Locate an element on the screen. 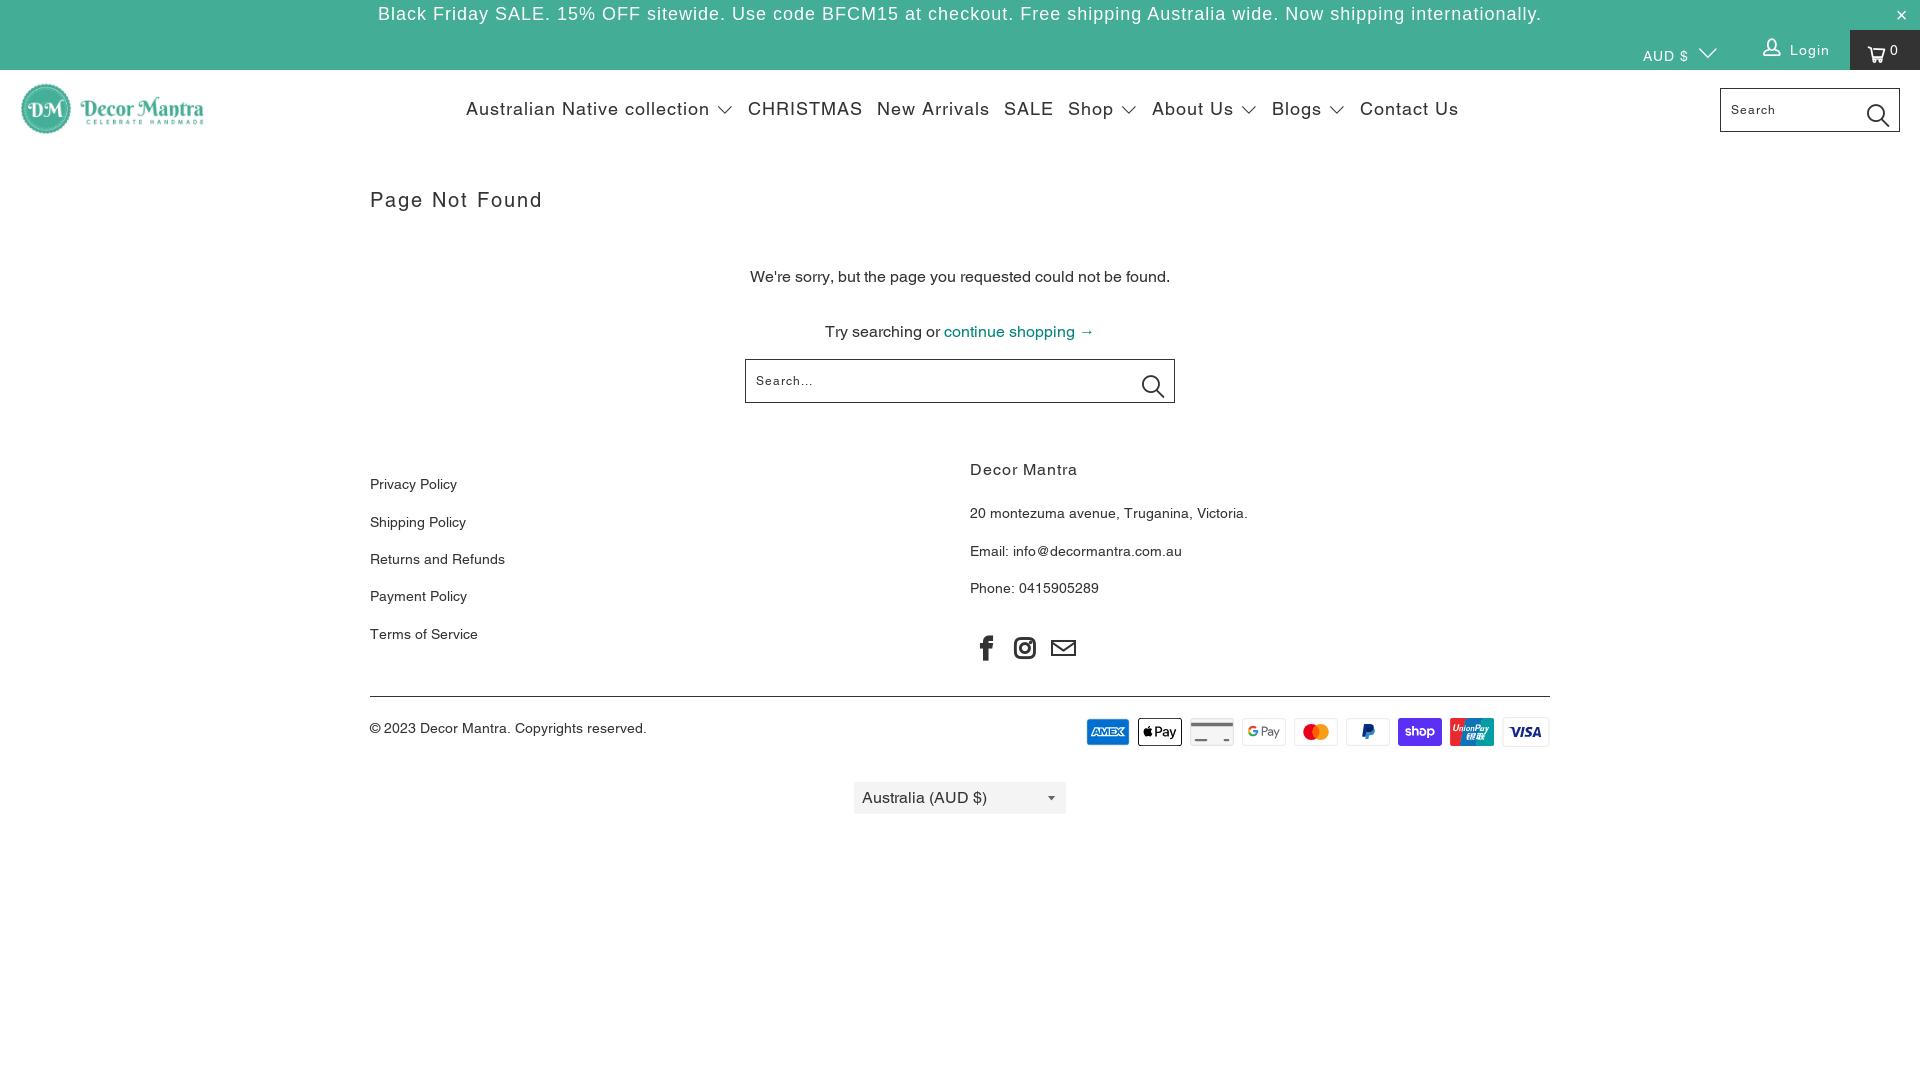 The height and width of the screenshot is (1080, 1920). 'Australian Native collection' is located at coordinates (599, 111).